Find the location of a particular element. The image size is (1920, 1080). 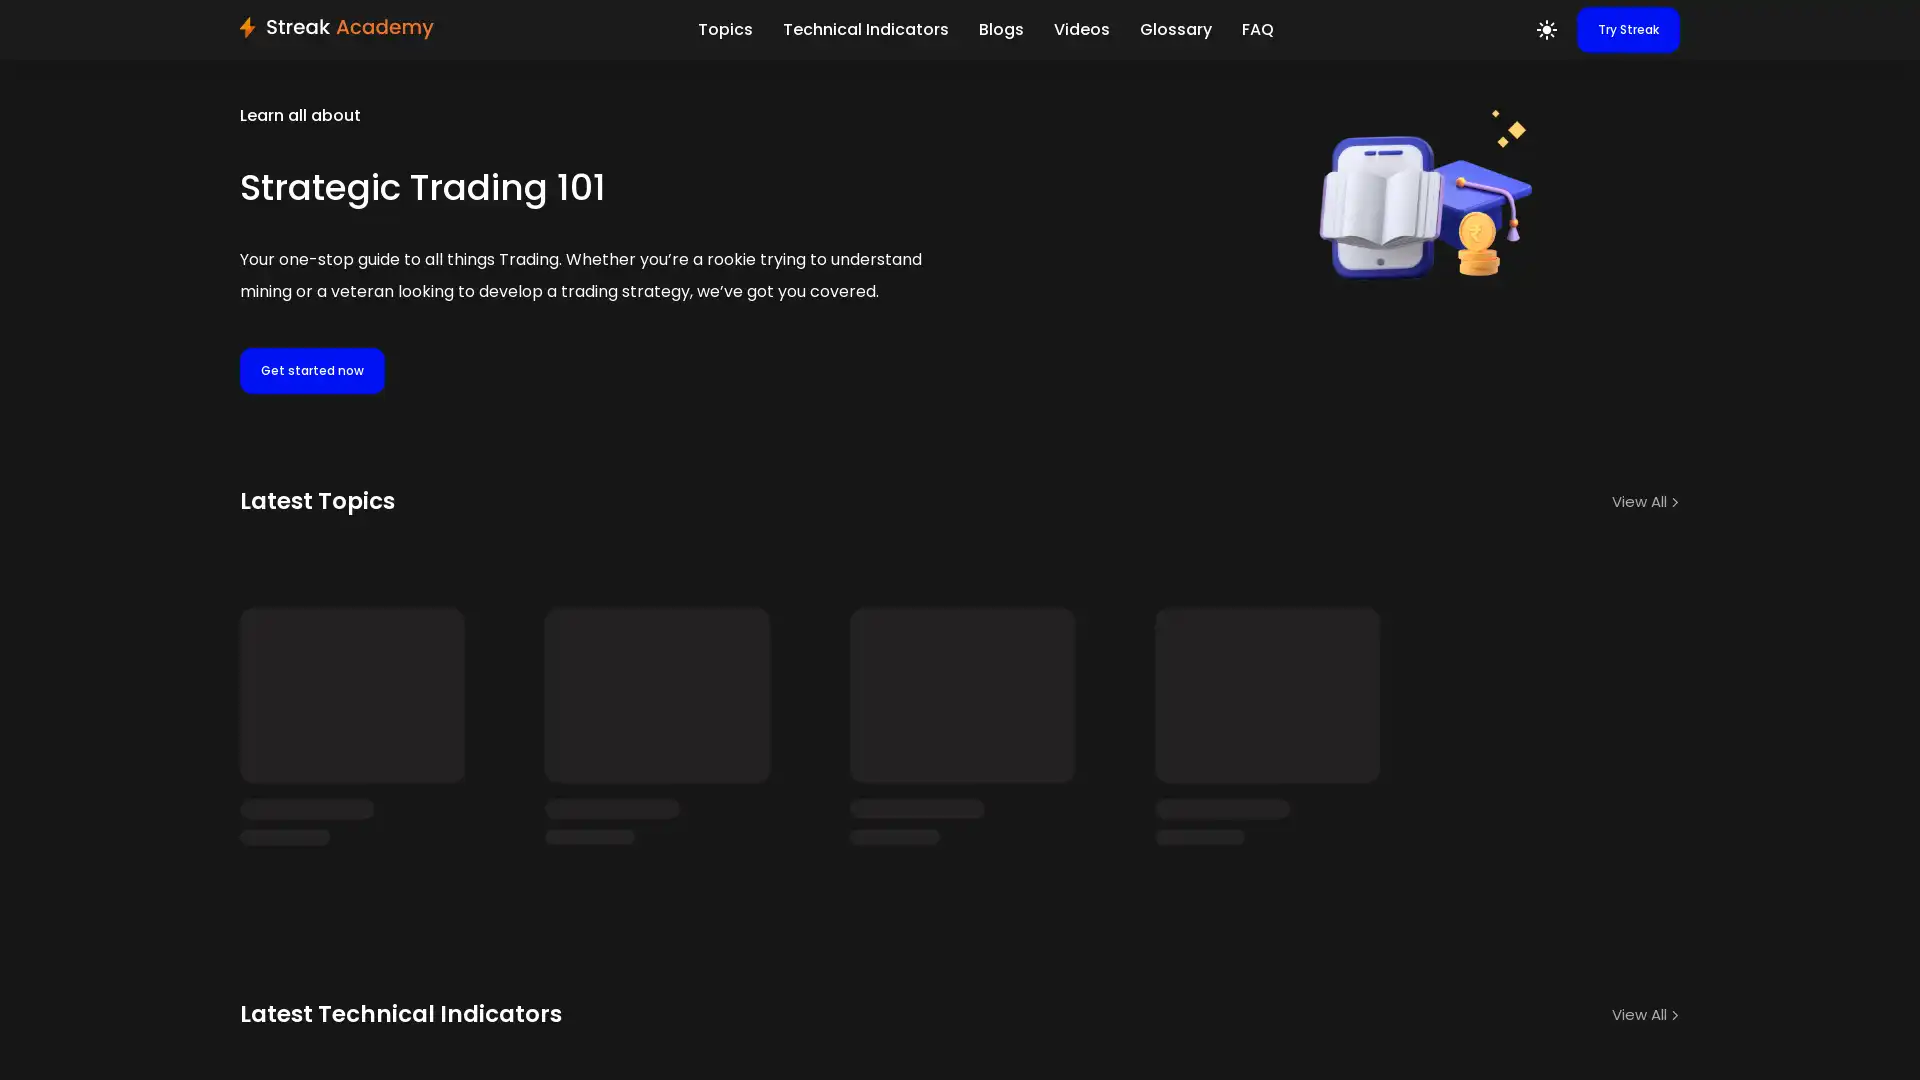

Glossary is located at coordinates (1175, 30).